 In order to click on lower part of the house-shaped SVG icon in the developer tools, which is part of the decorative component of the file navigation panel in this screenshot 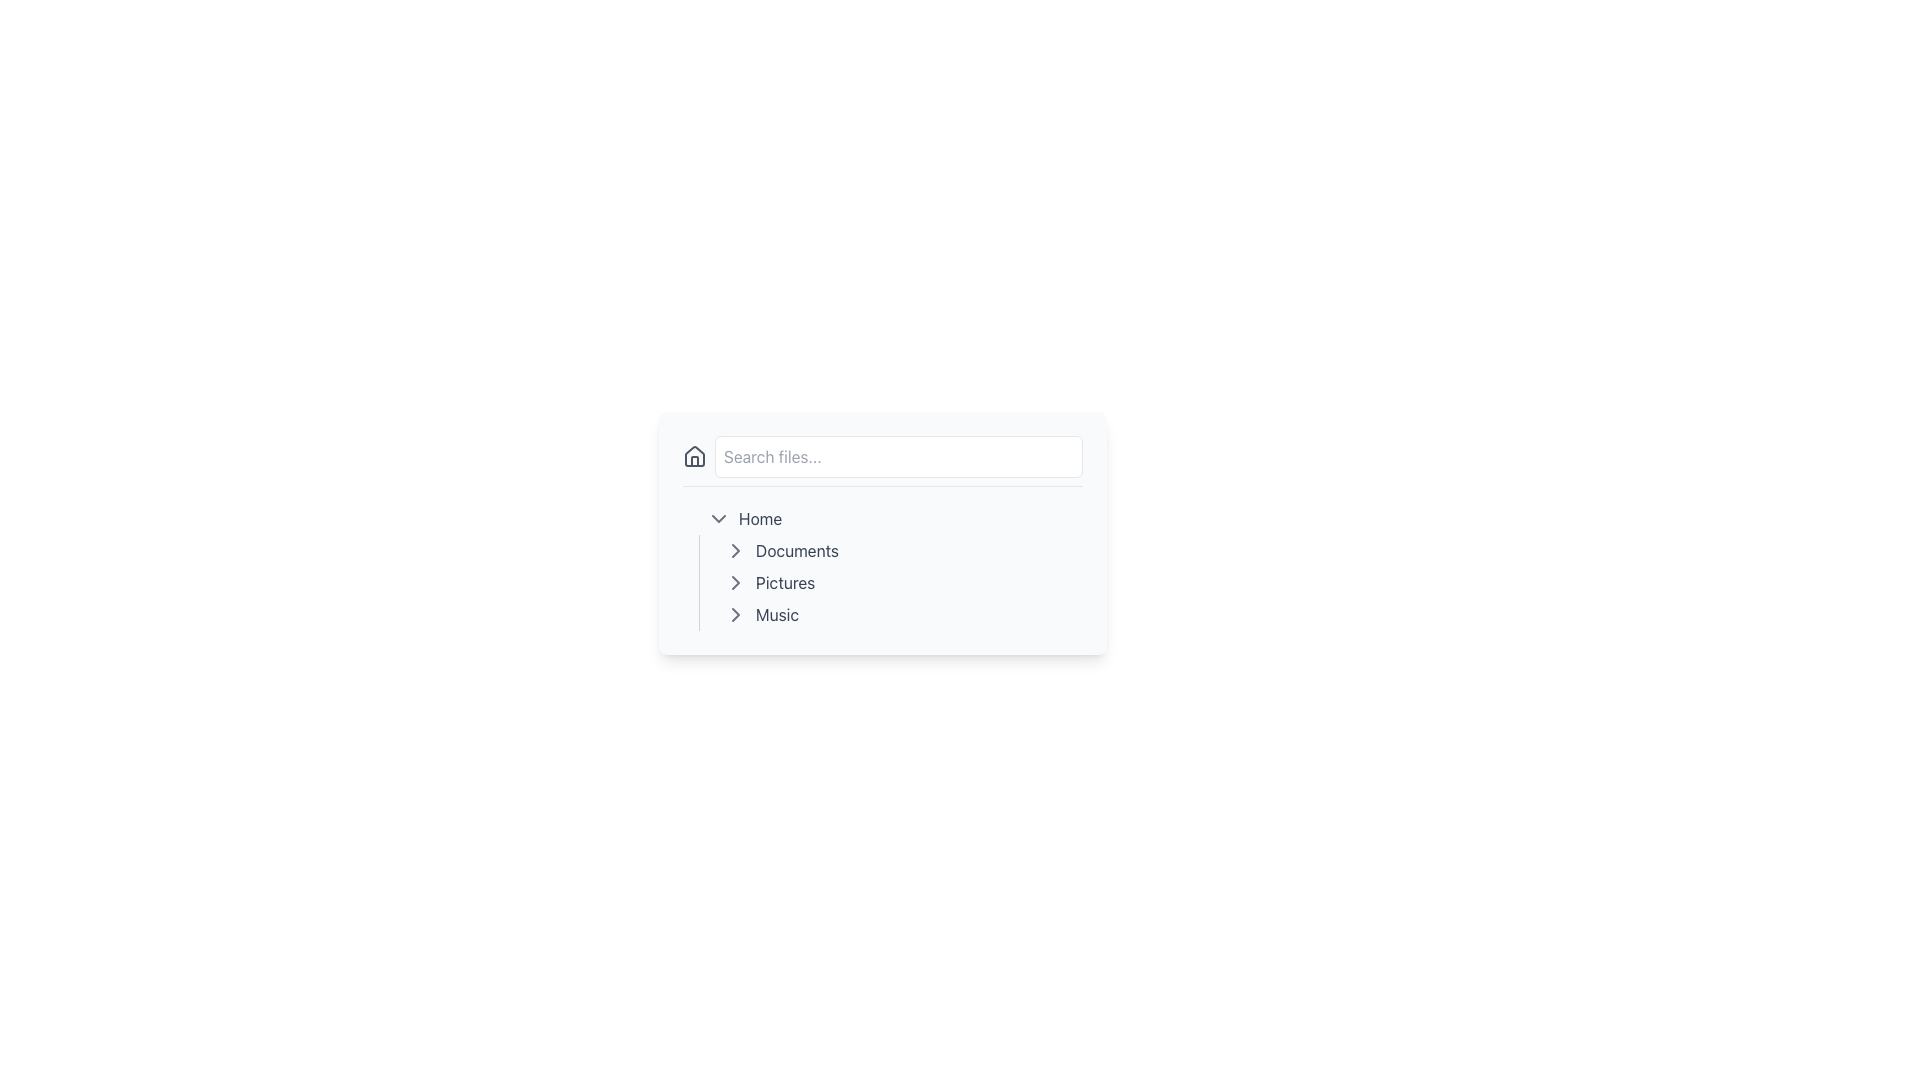, I will do `click(695, 461)`.